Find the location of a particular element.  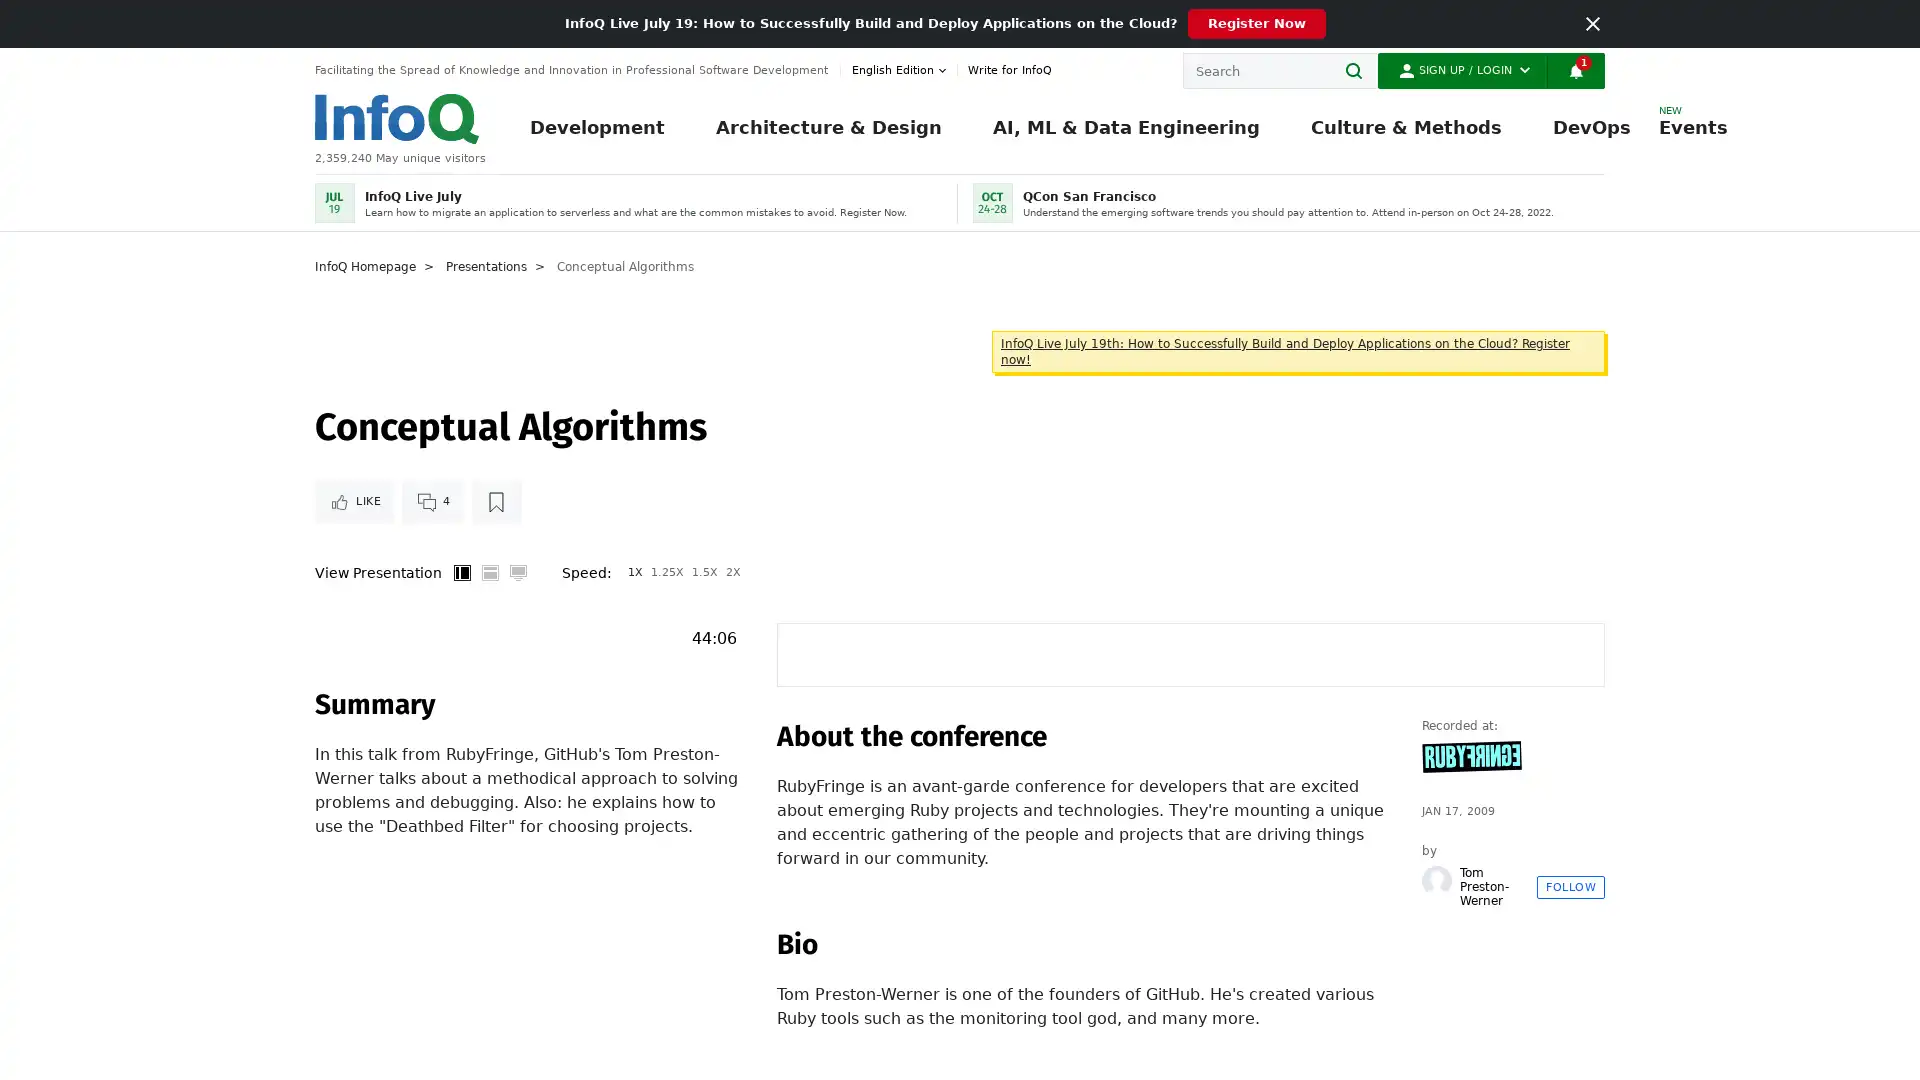

1x is located at coordinates (634, 573).